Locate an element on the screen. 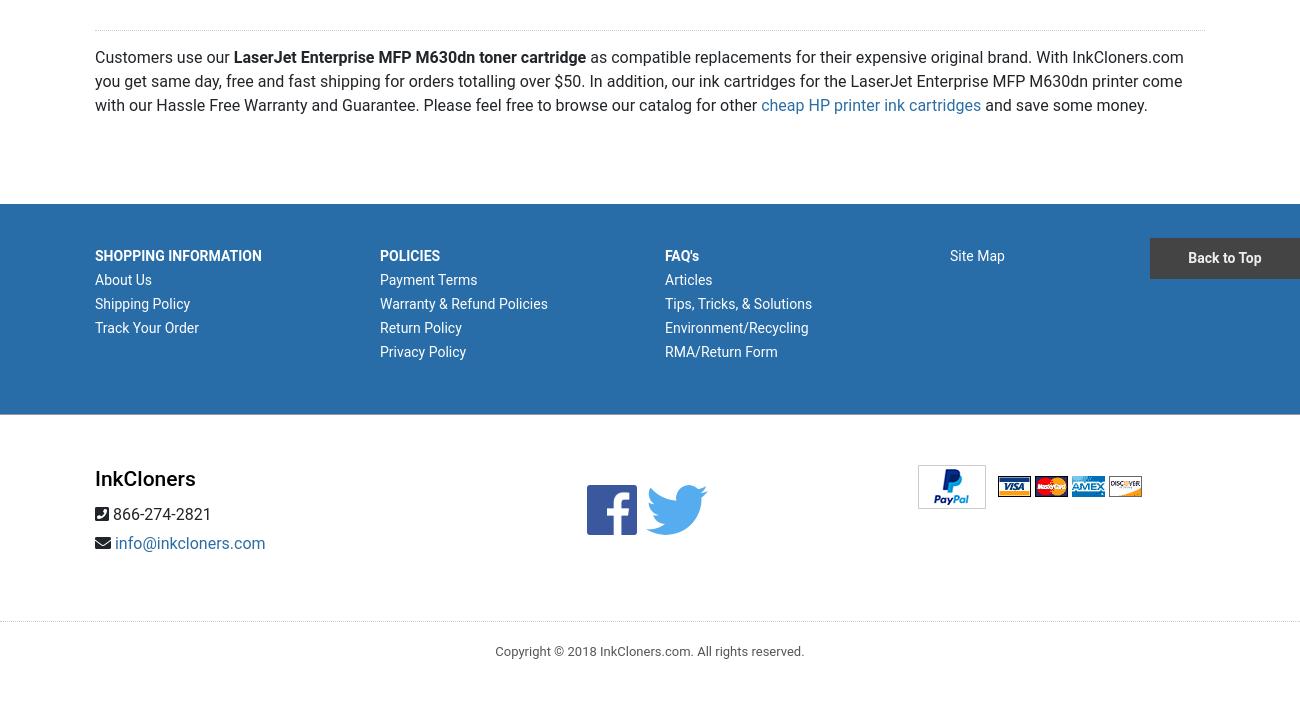  'Shipping Policy' is located at coordinates (141, 301).